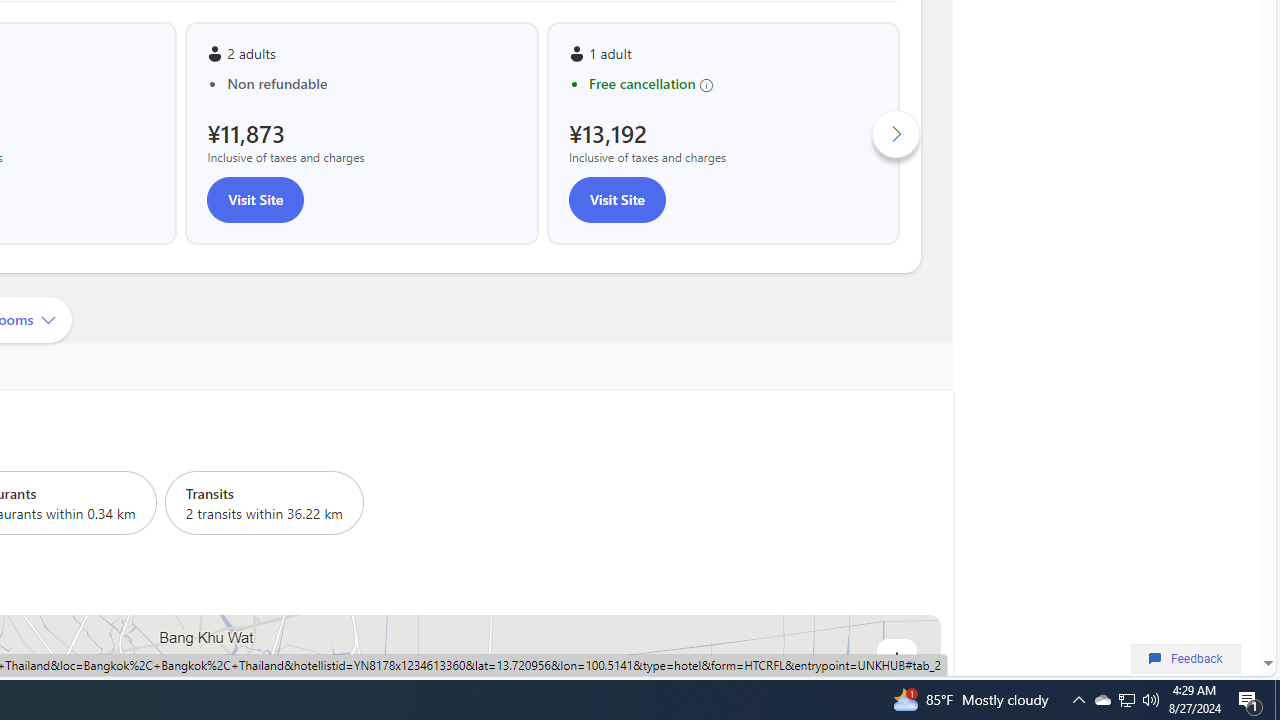  I want to click on 'Click to scroll right', so click(895, 133).